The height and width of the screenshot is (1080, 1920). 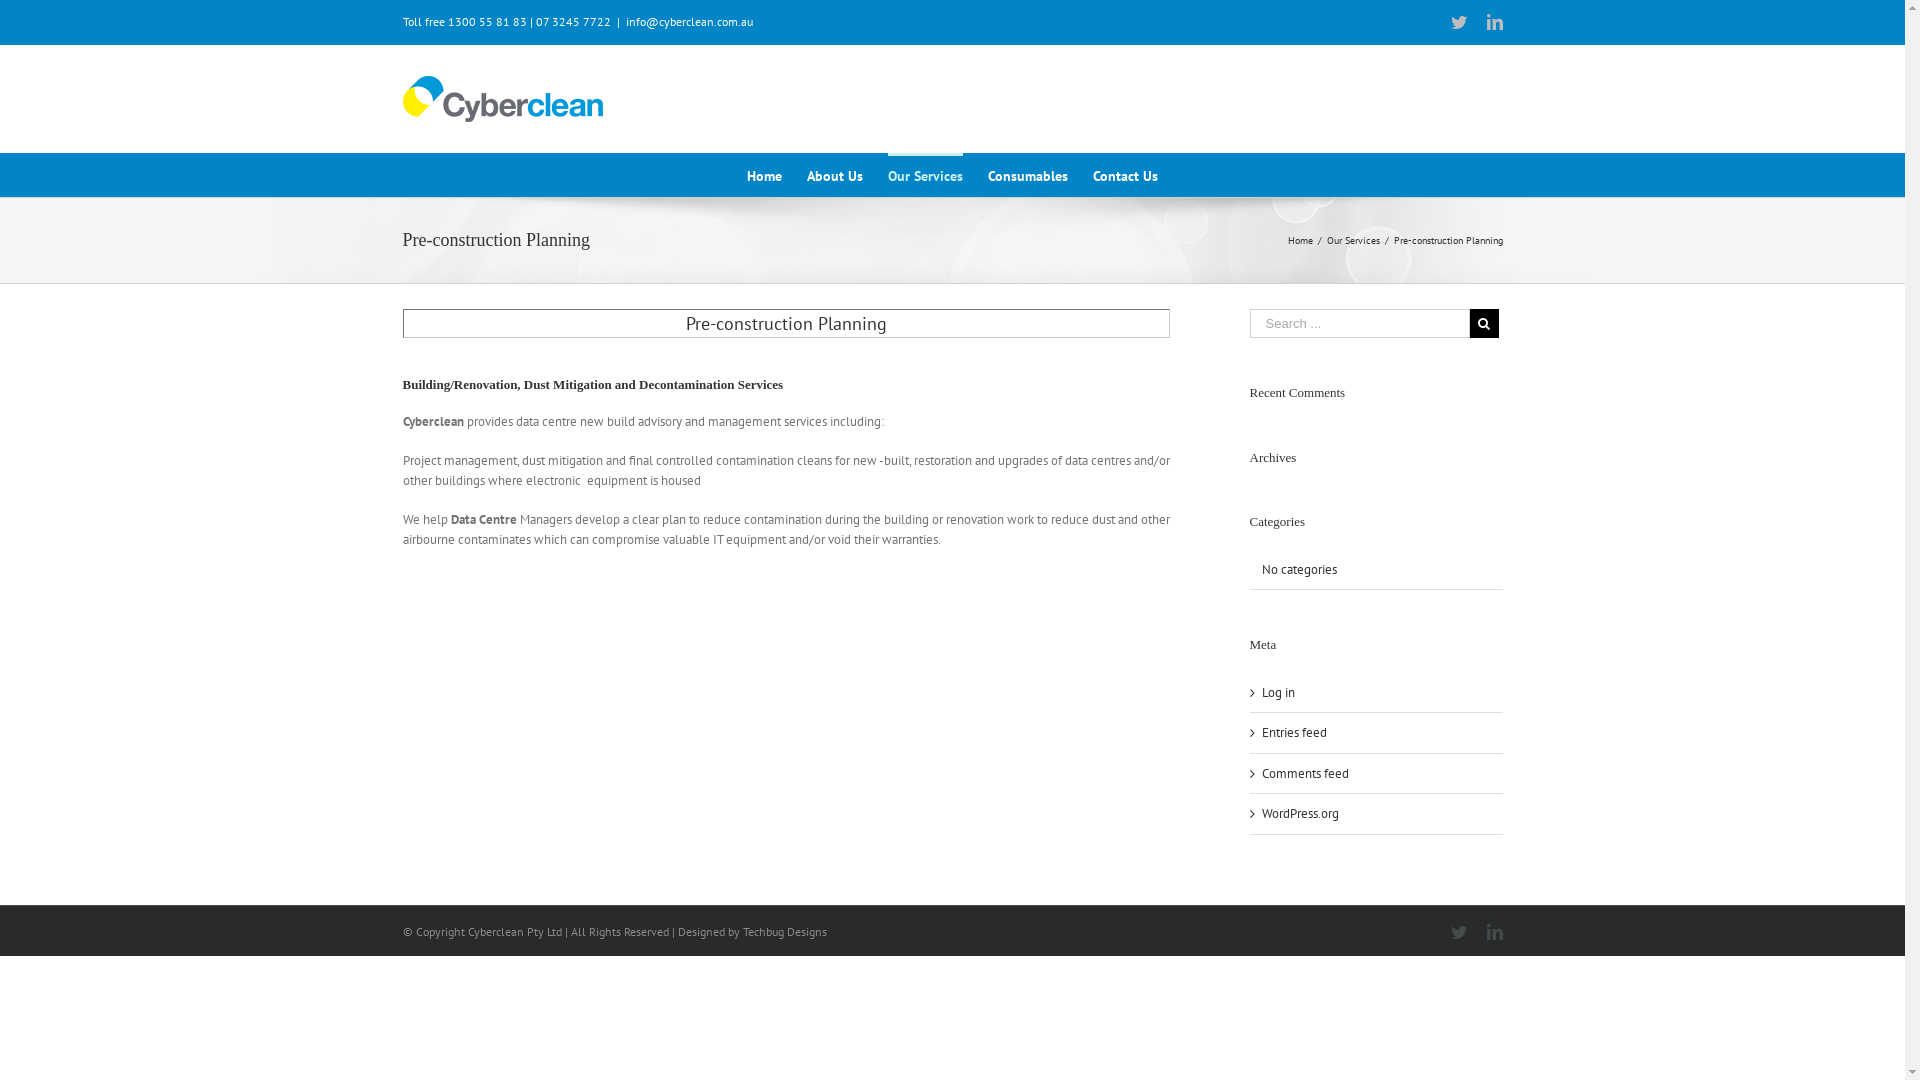 What do you see at coordinates (835, 173) in the screenshot?
I see `'About Us'` at bounding box center [835, 173].